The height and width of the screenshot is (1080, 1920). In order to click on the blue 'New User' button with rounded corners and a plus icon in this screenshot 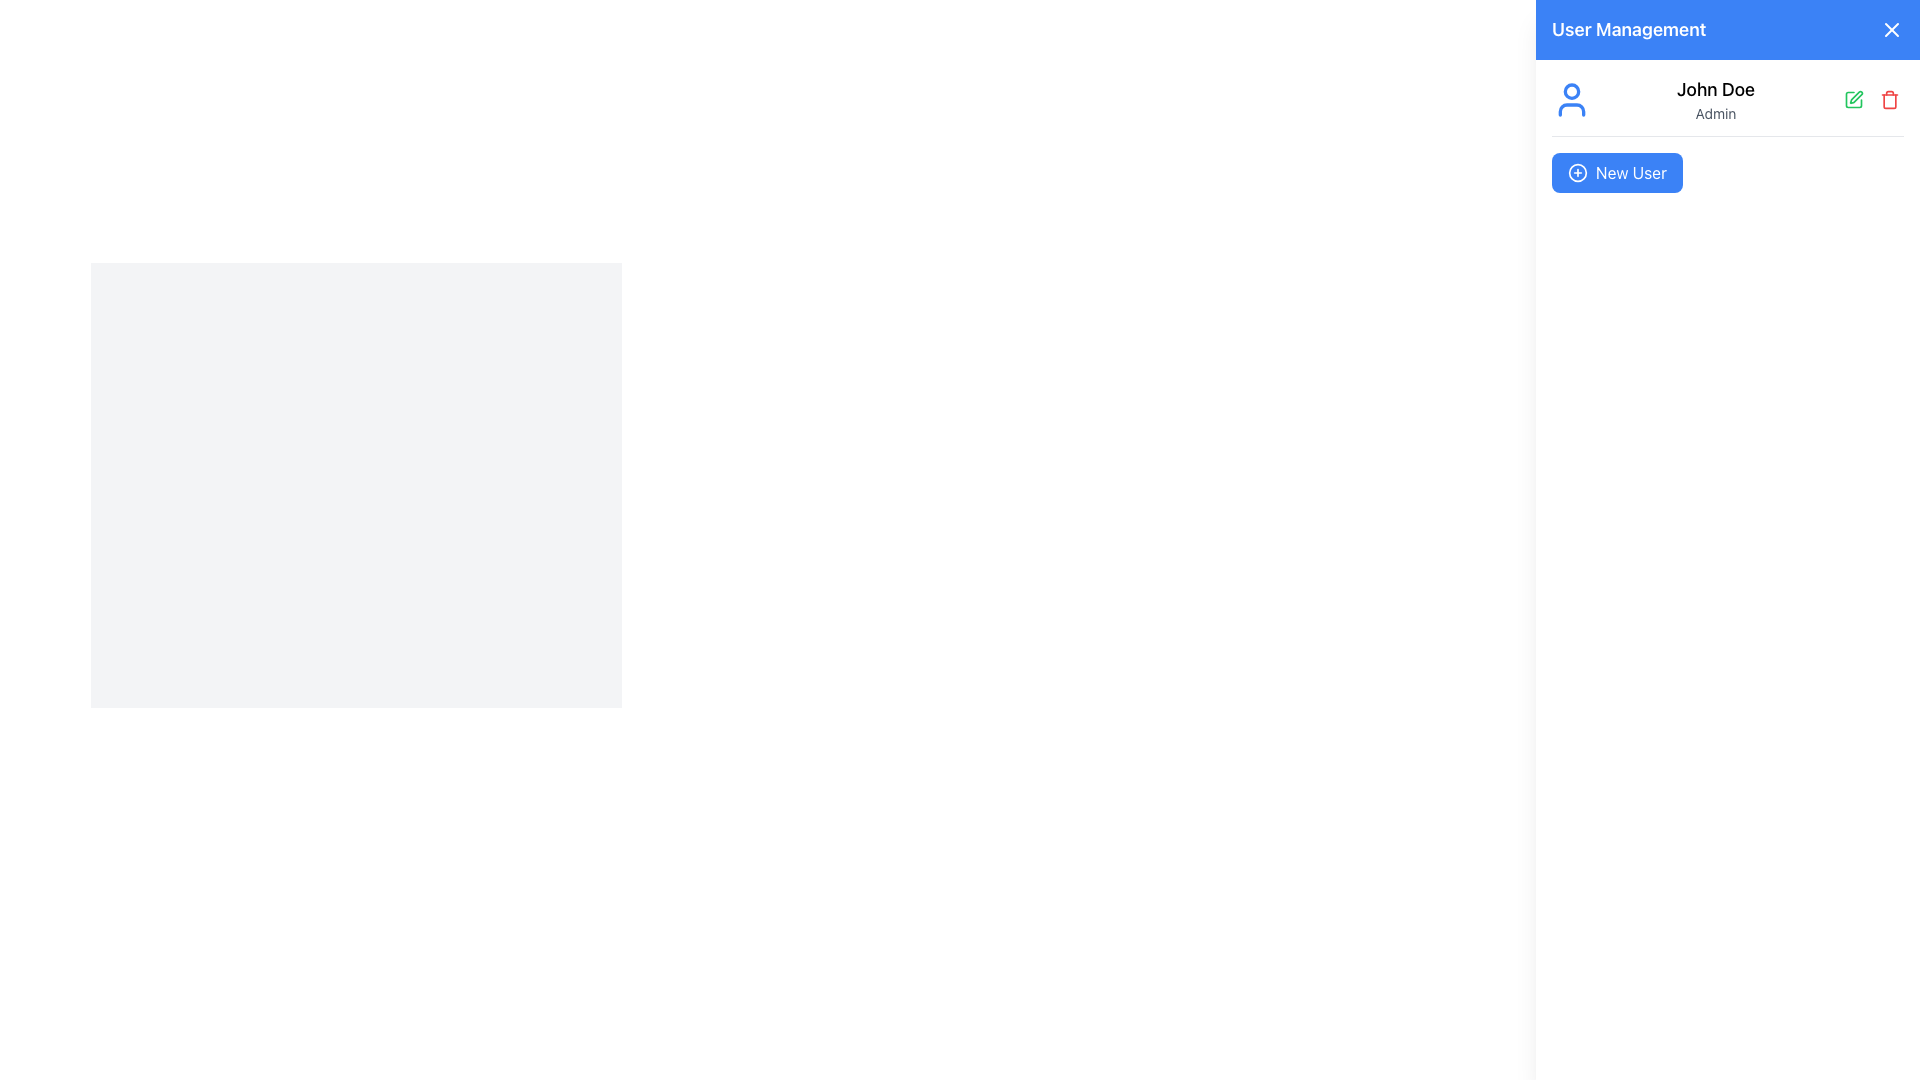, I will do `click(1617, 172)`.